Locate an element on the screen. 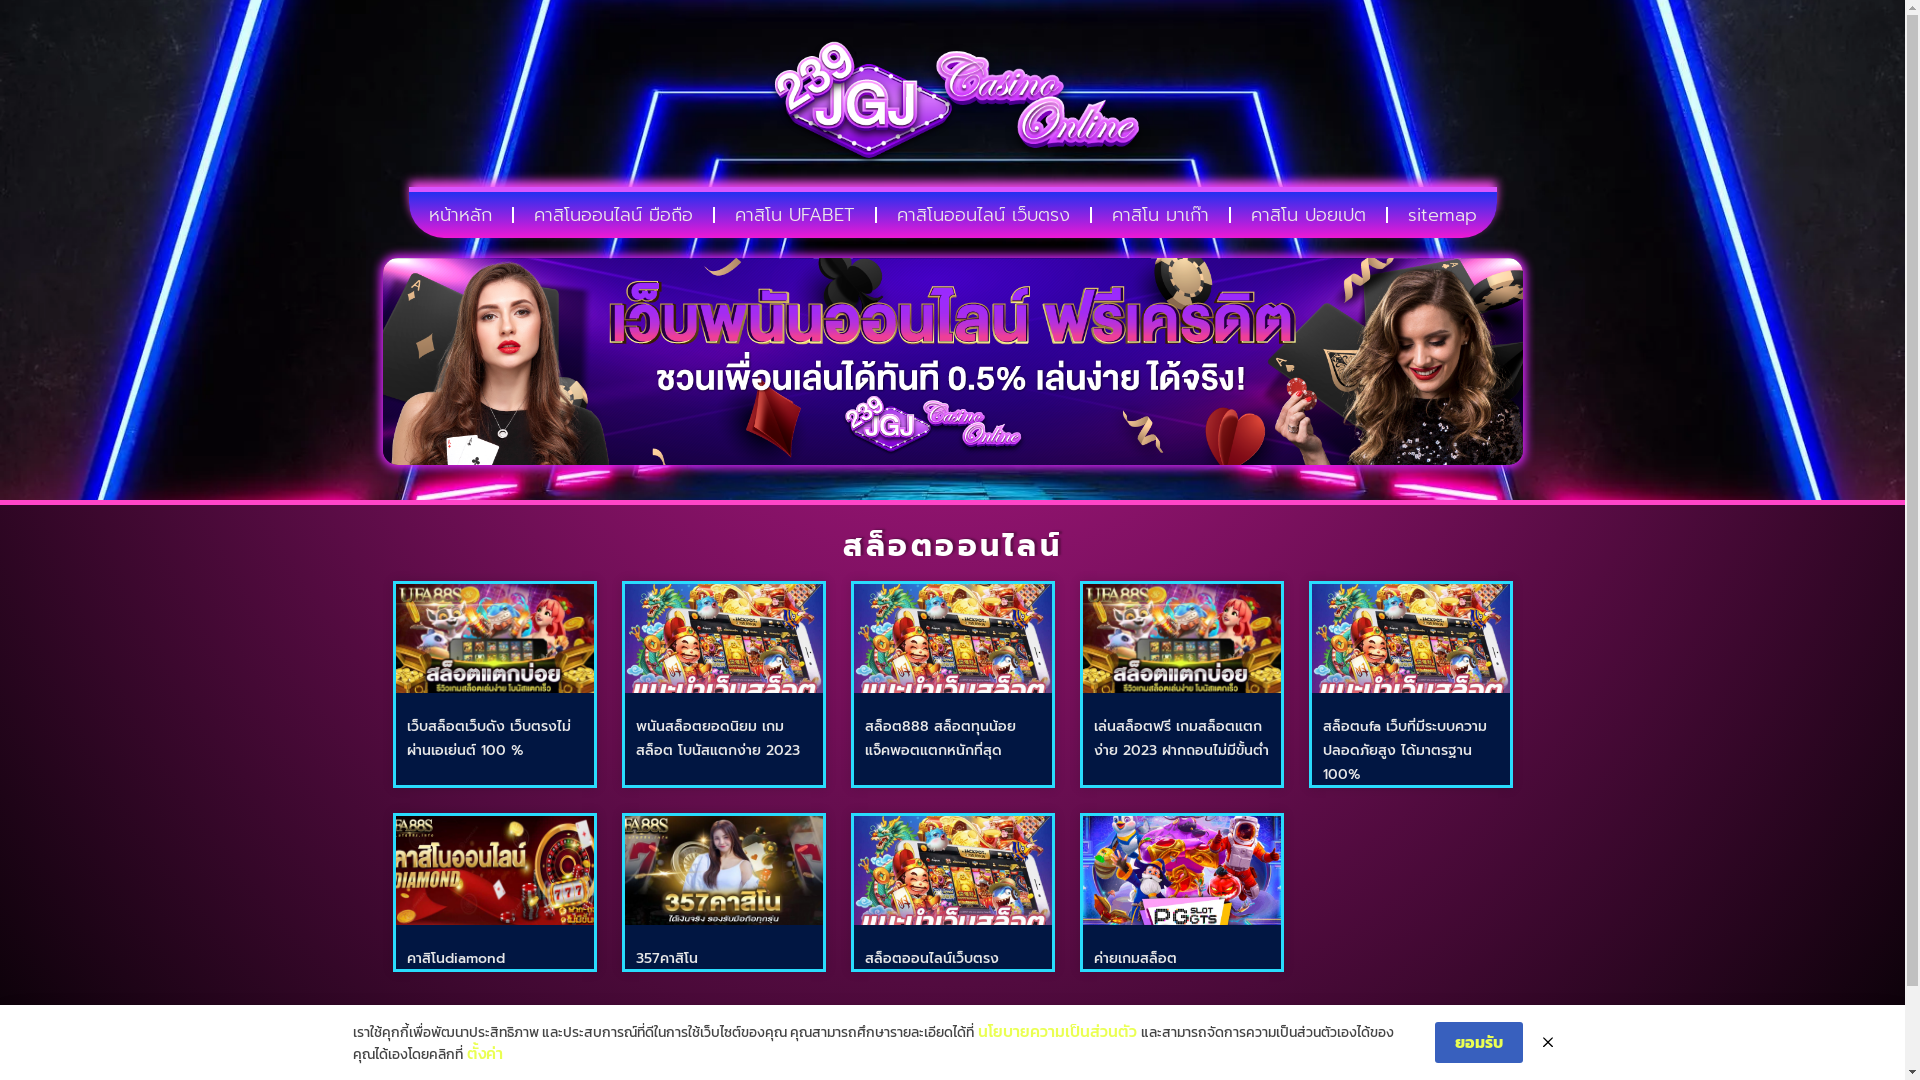 This screenshot has width=1920, height=1080. 'sitemap' is located at coordinates (1442, 215).